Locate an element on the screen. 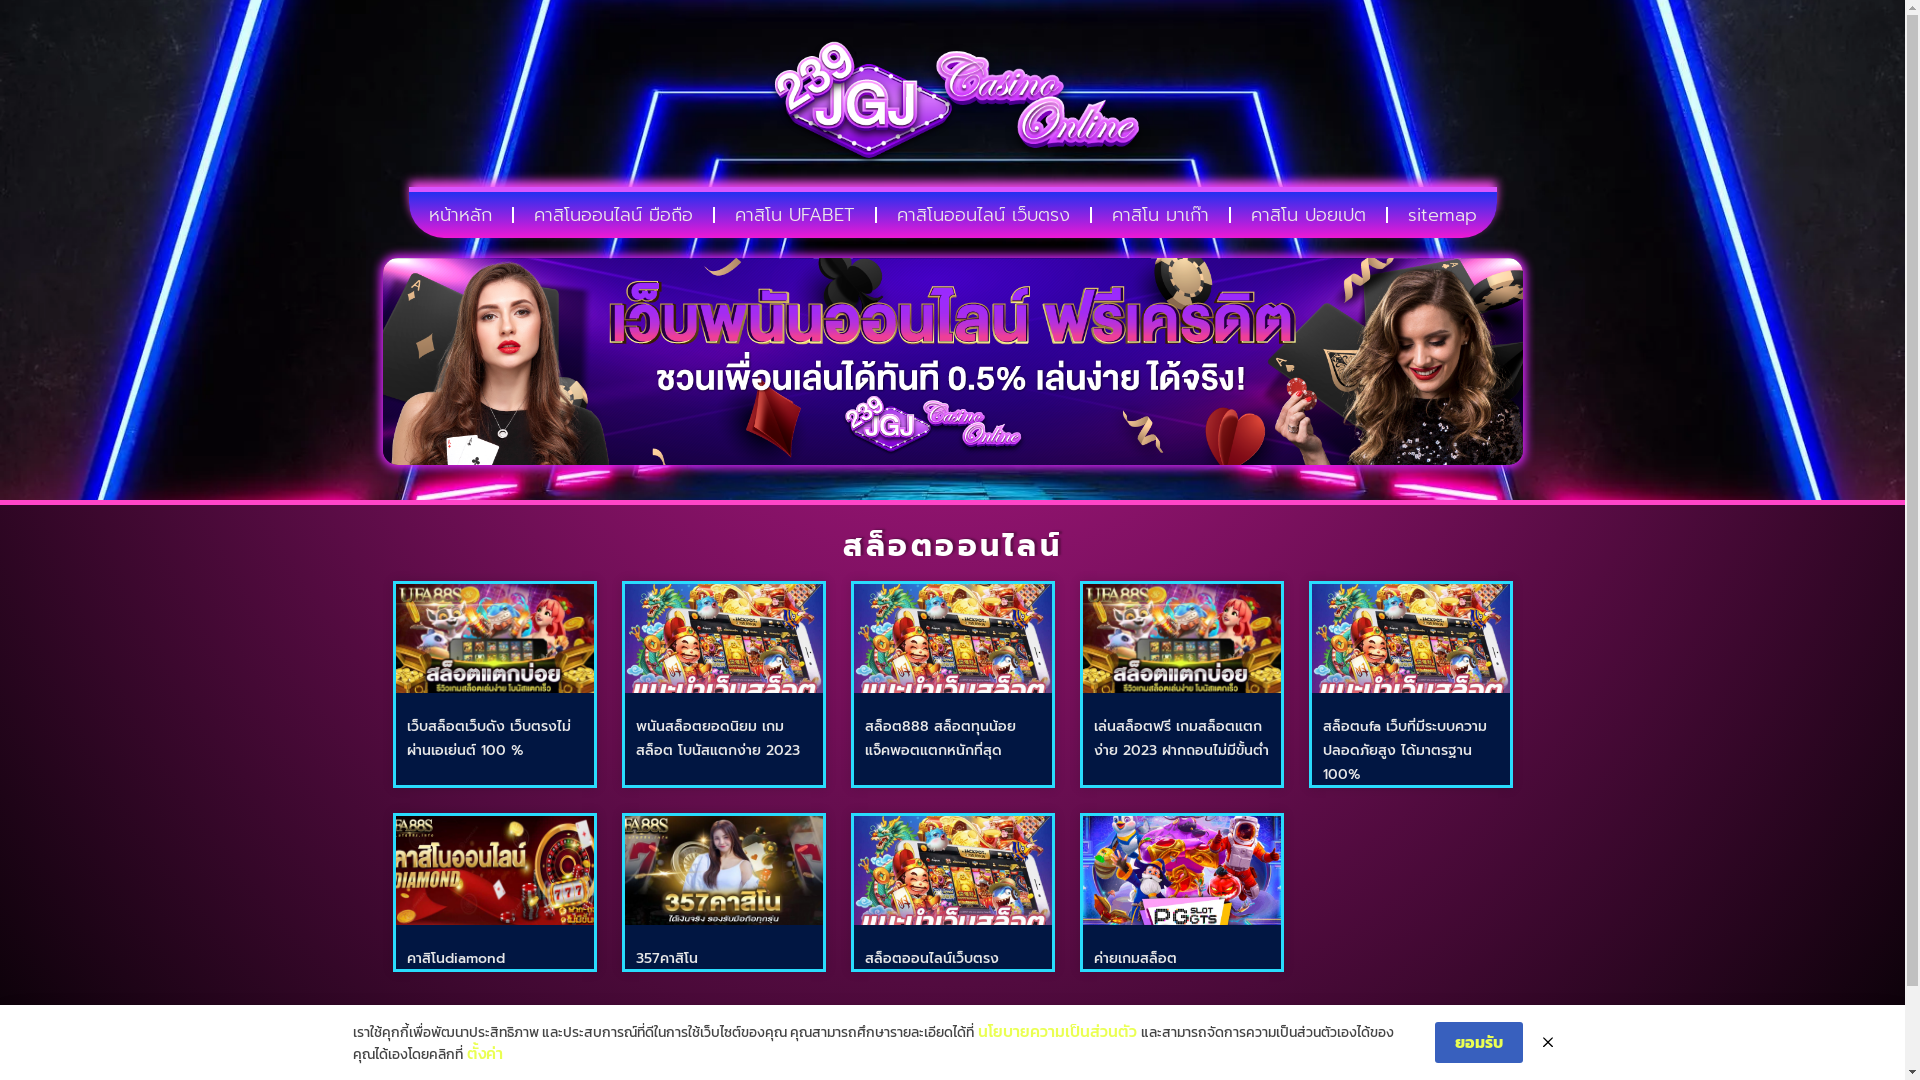 This screenshot has width=1920, height=1080. 'sitemap' is located at coordinates (1442, 215).